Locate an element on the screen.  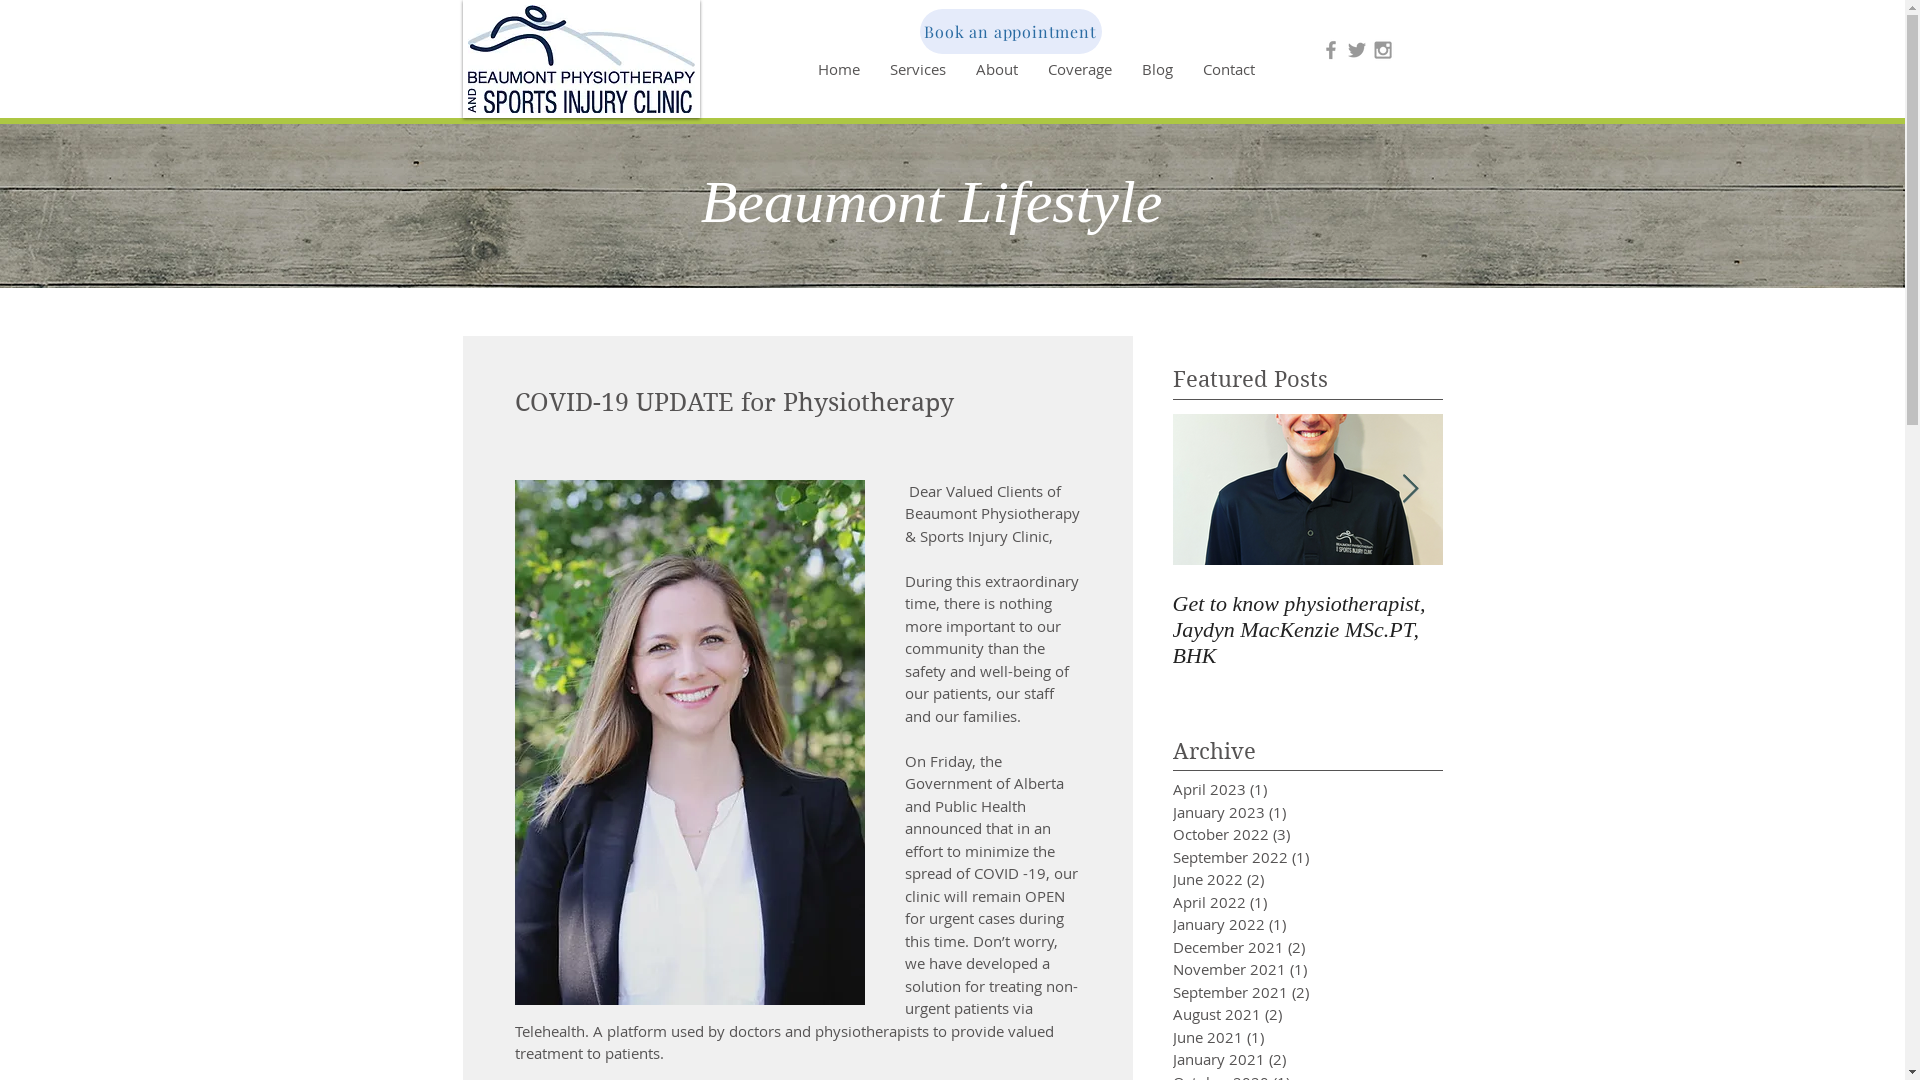
'September 2022 (1)' is located at coordinates (1275, 856).